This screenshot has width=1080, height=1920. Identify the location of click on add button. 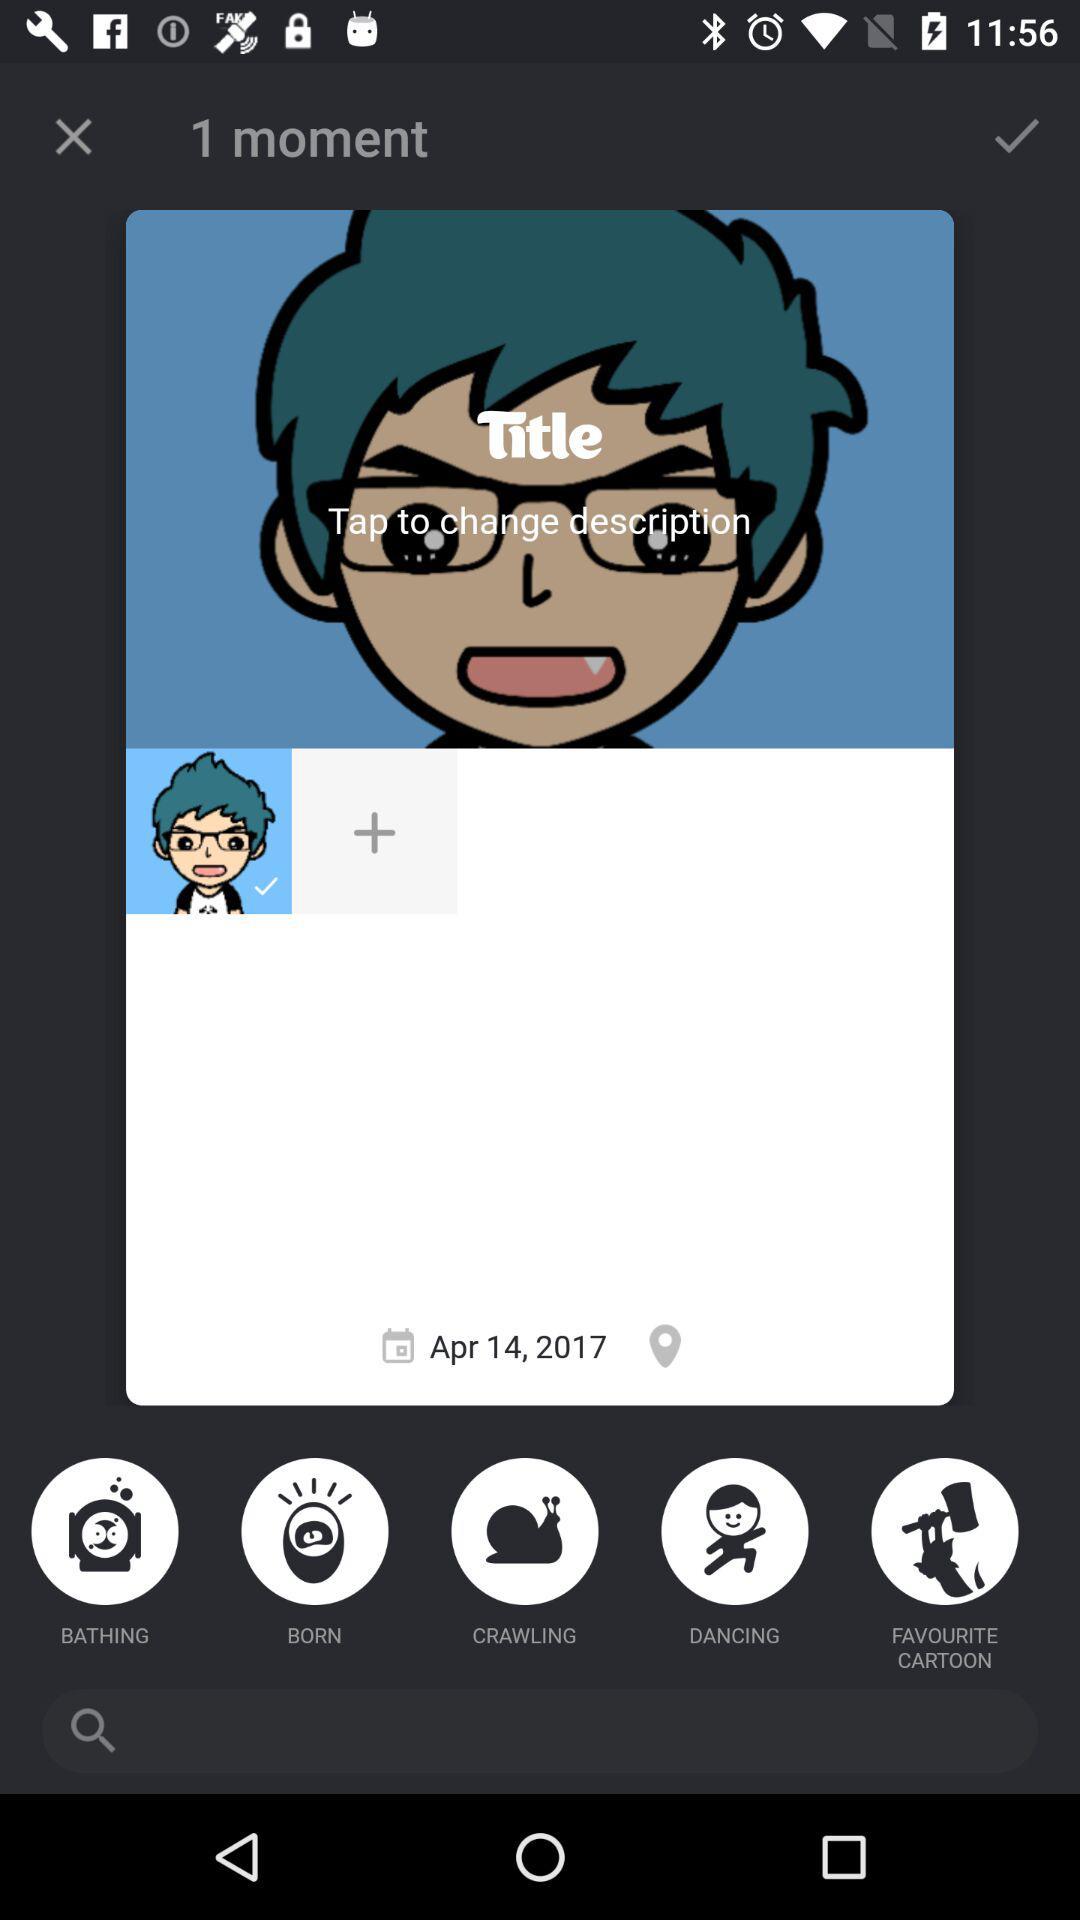
(374, 831).